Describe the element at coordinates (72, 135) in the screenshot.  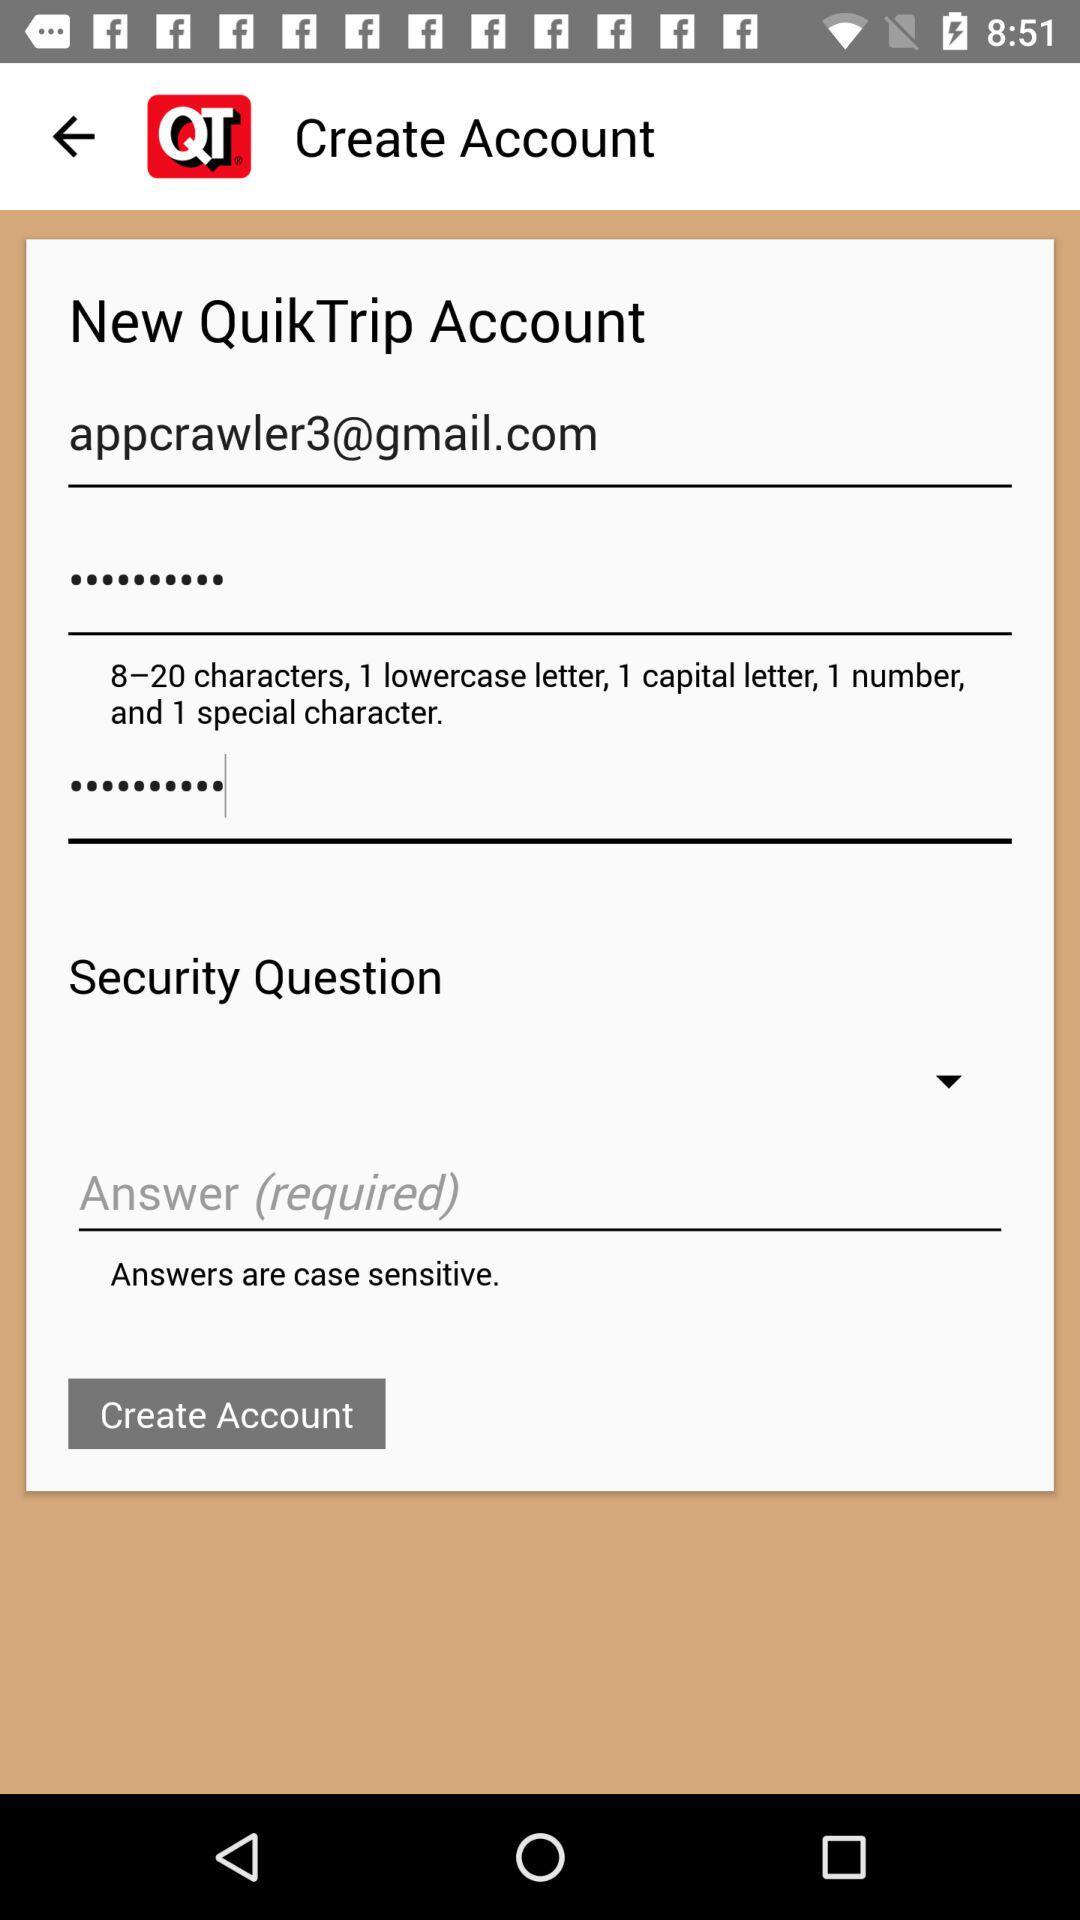
I see `the icon above the new quiktrip account icon` at that location.